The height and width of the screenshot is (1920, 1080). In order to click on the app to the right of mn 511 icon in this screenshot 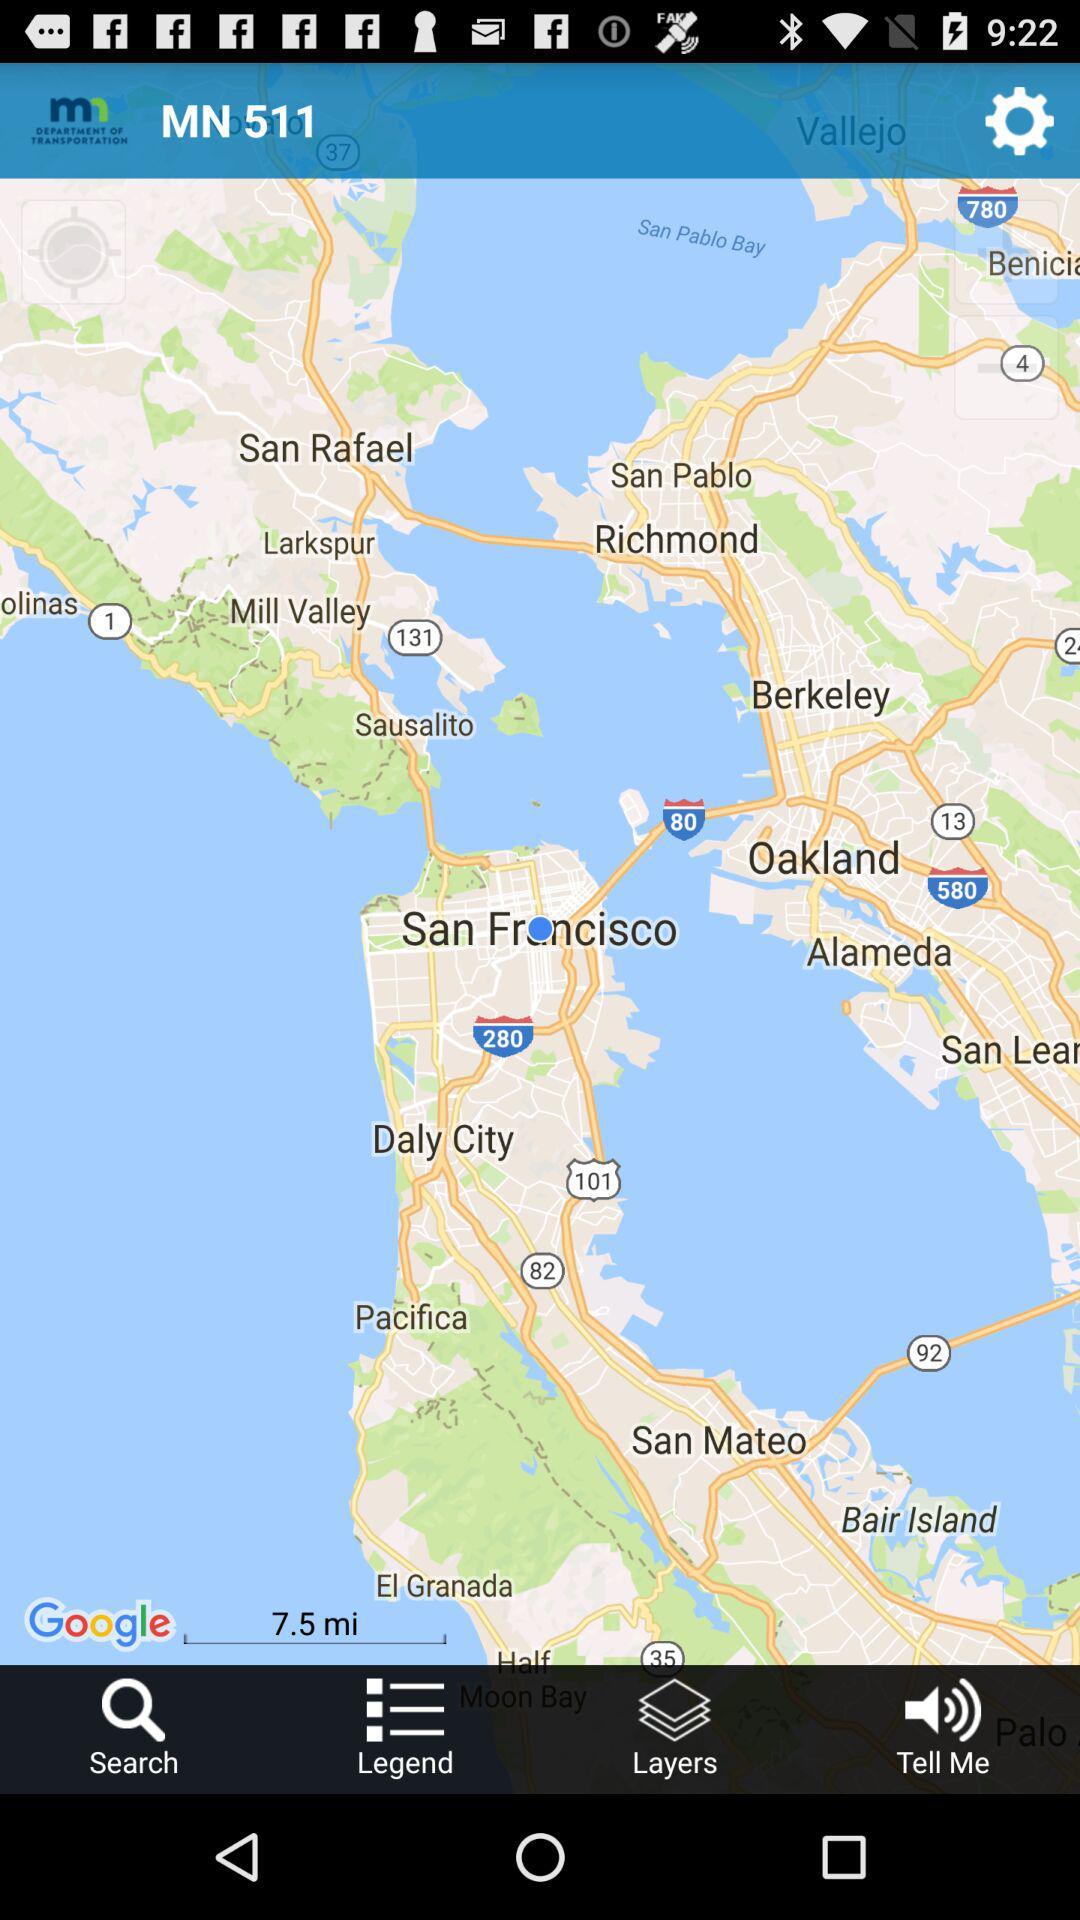, I will do `click(1019, 119)`.